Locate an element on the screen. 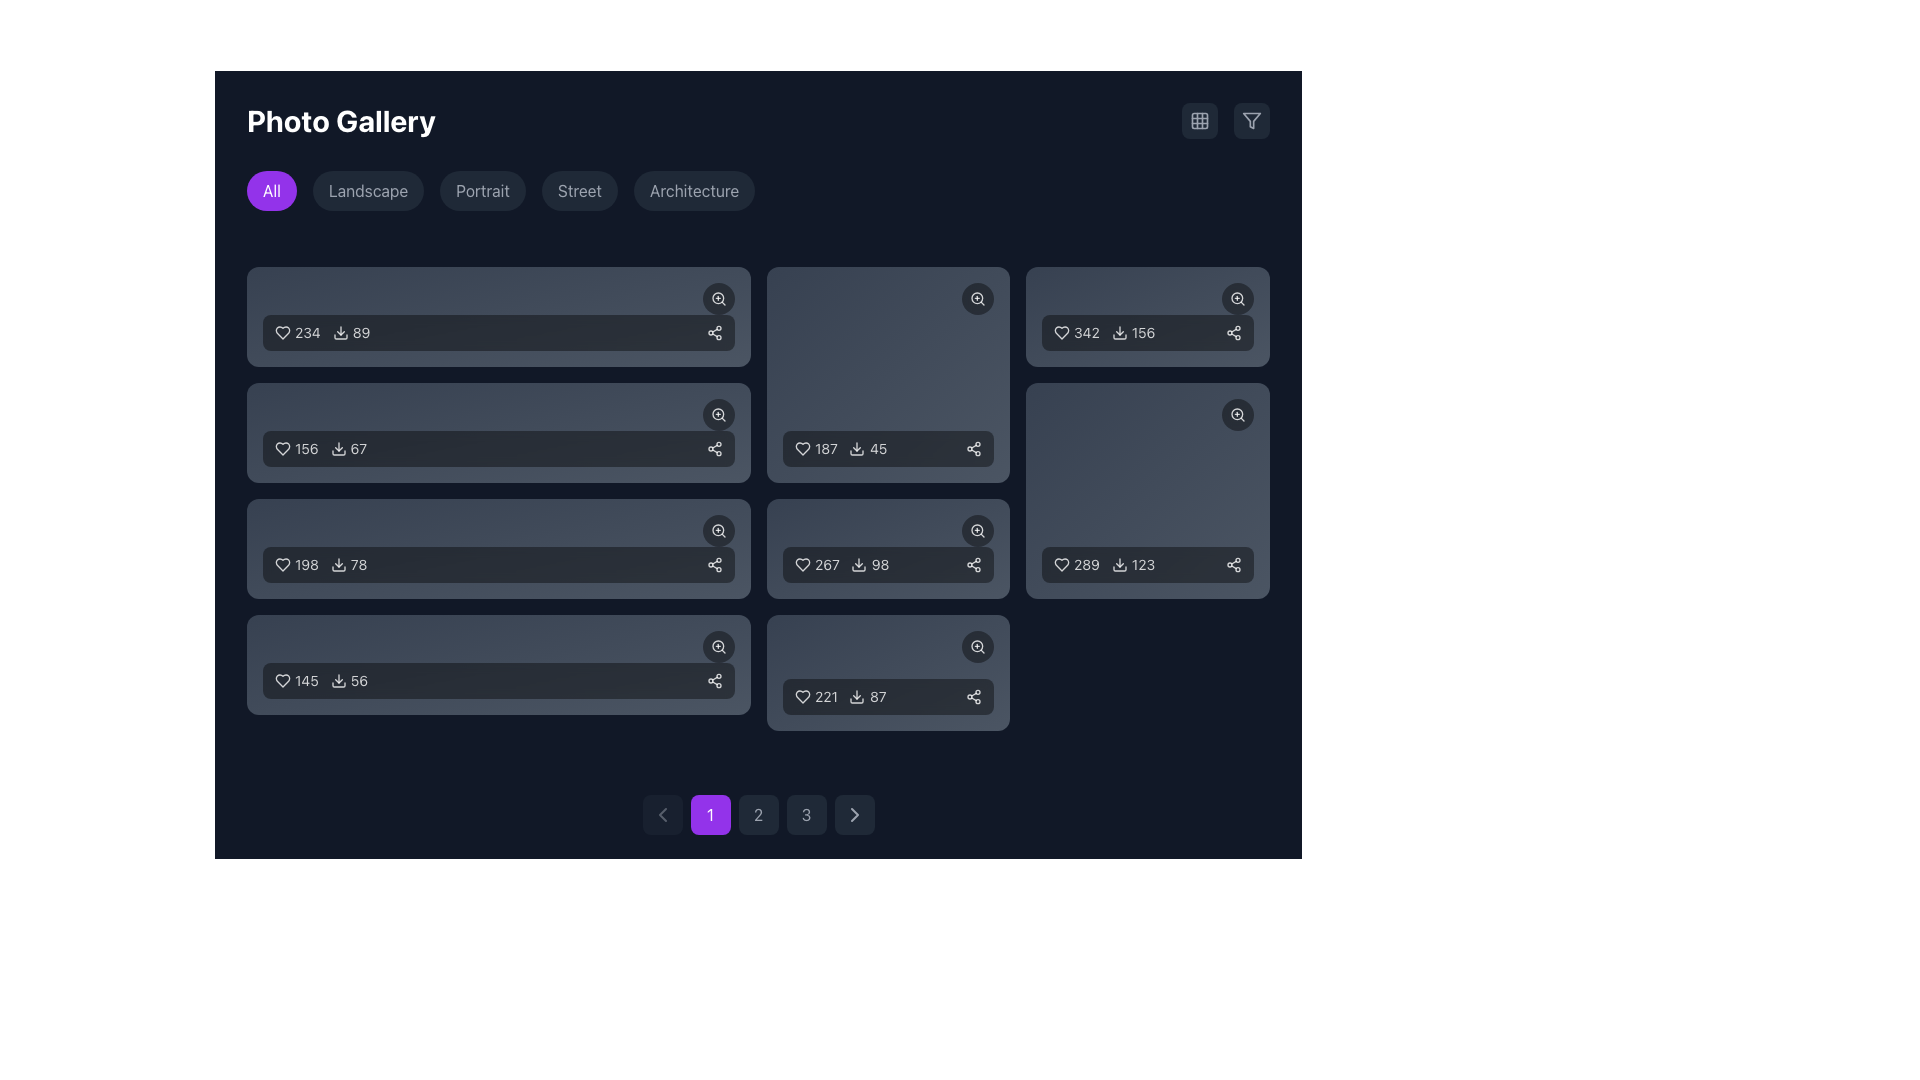 This screenshot has height=1080, width=1920. the download icon with the text '78' located on the third row of the interface, to the left side, following the heart icon with '198' is located at coordinates (349, 564).